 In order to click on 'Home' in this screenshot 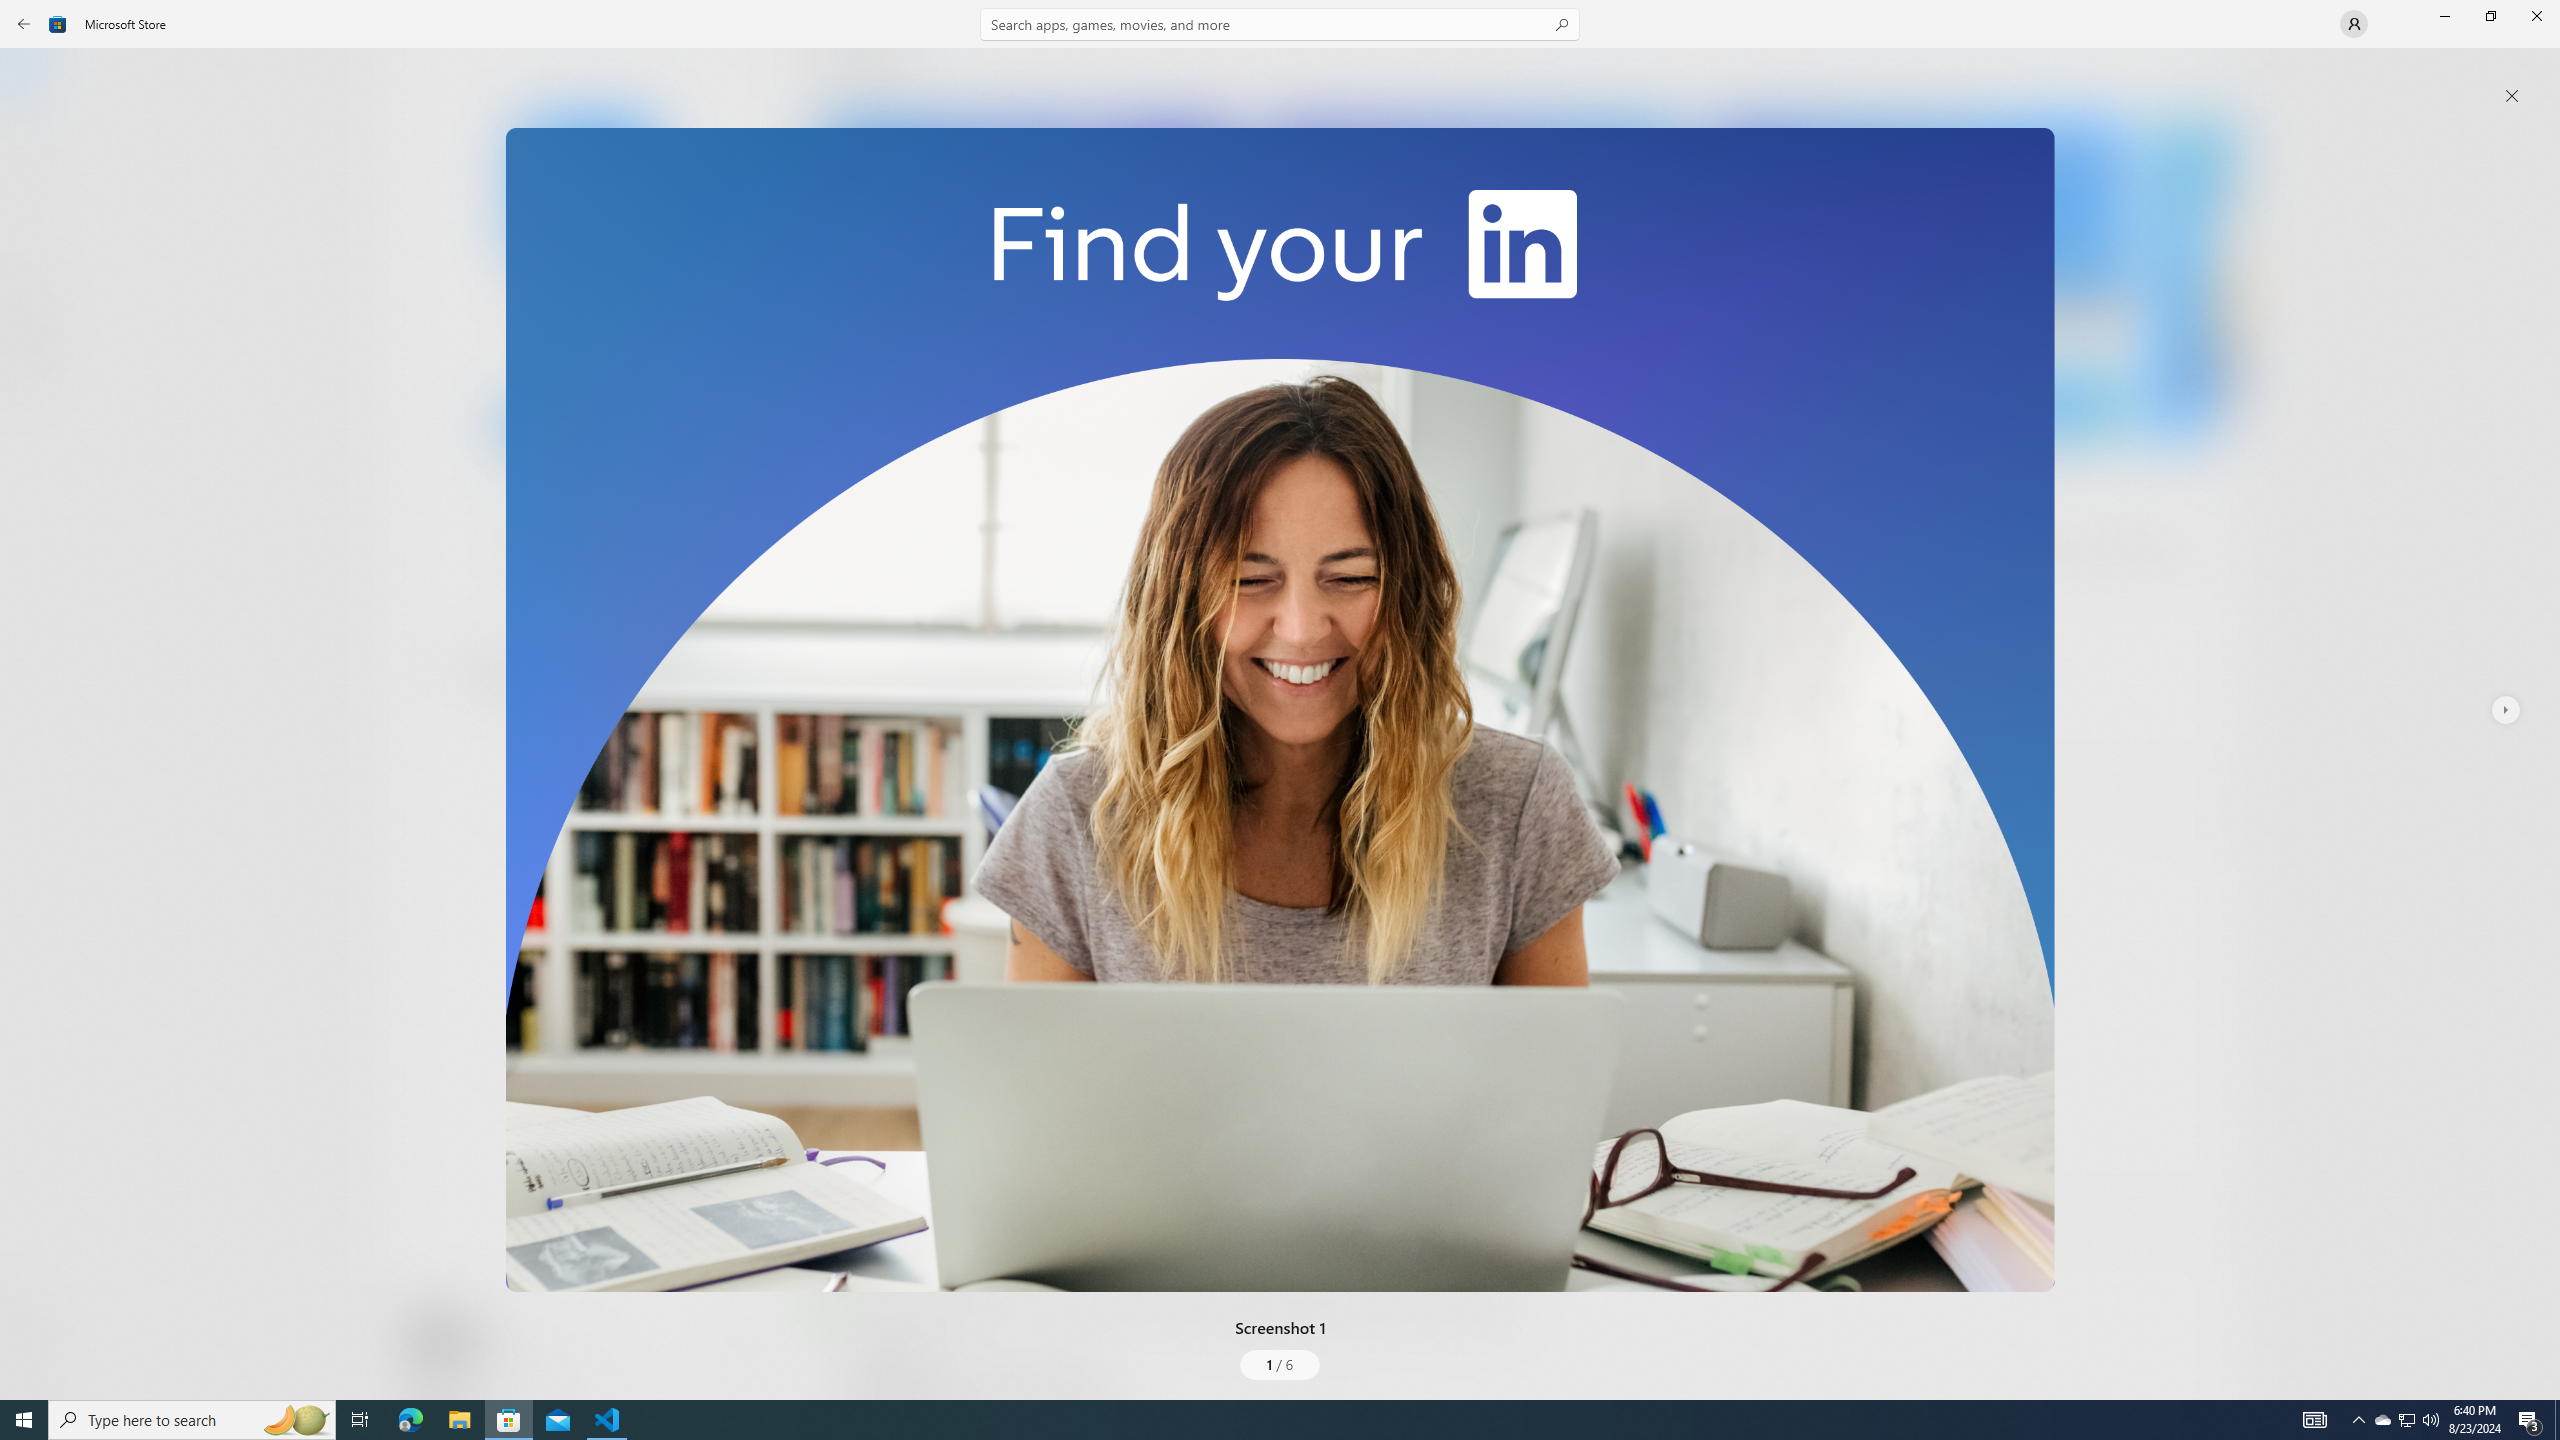, I will do `click(34, 78)`.